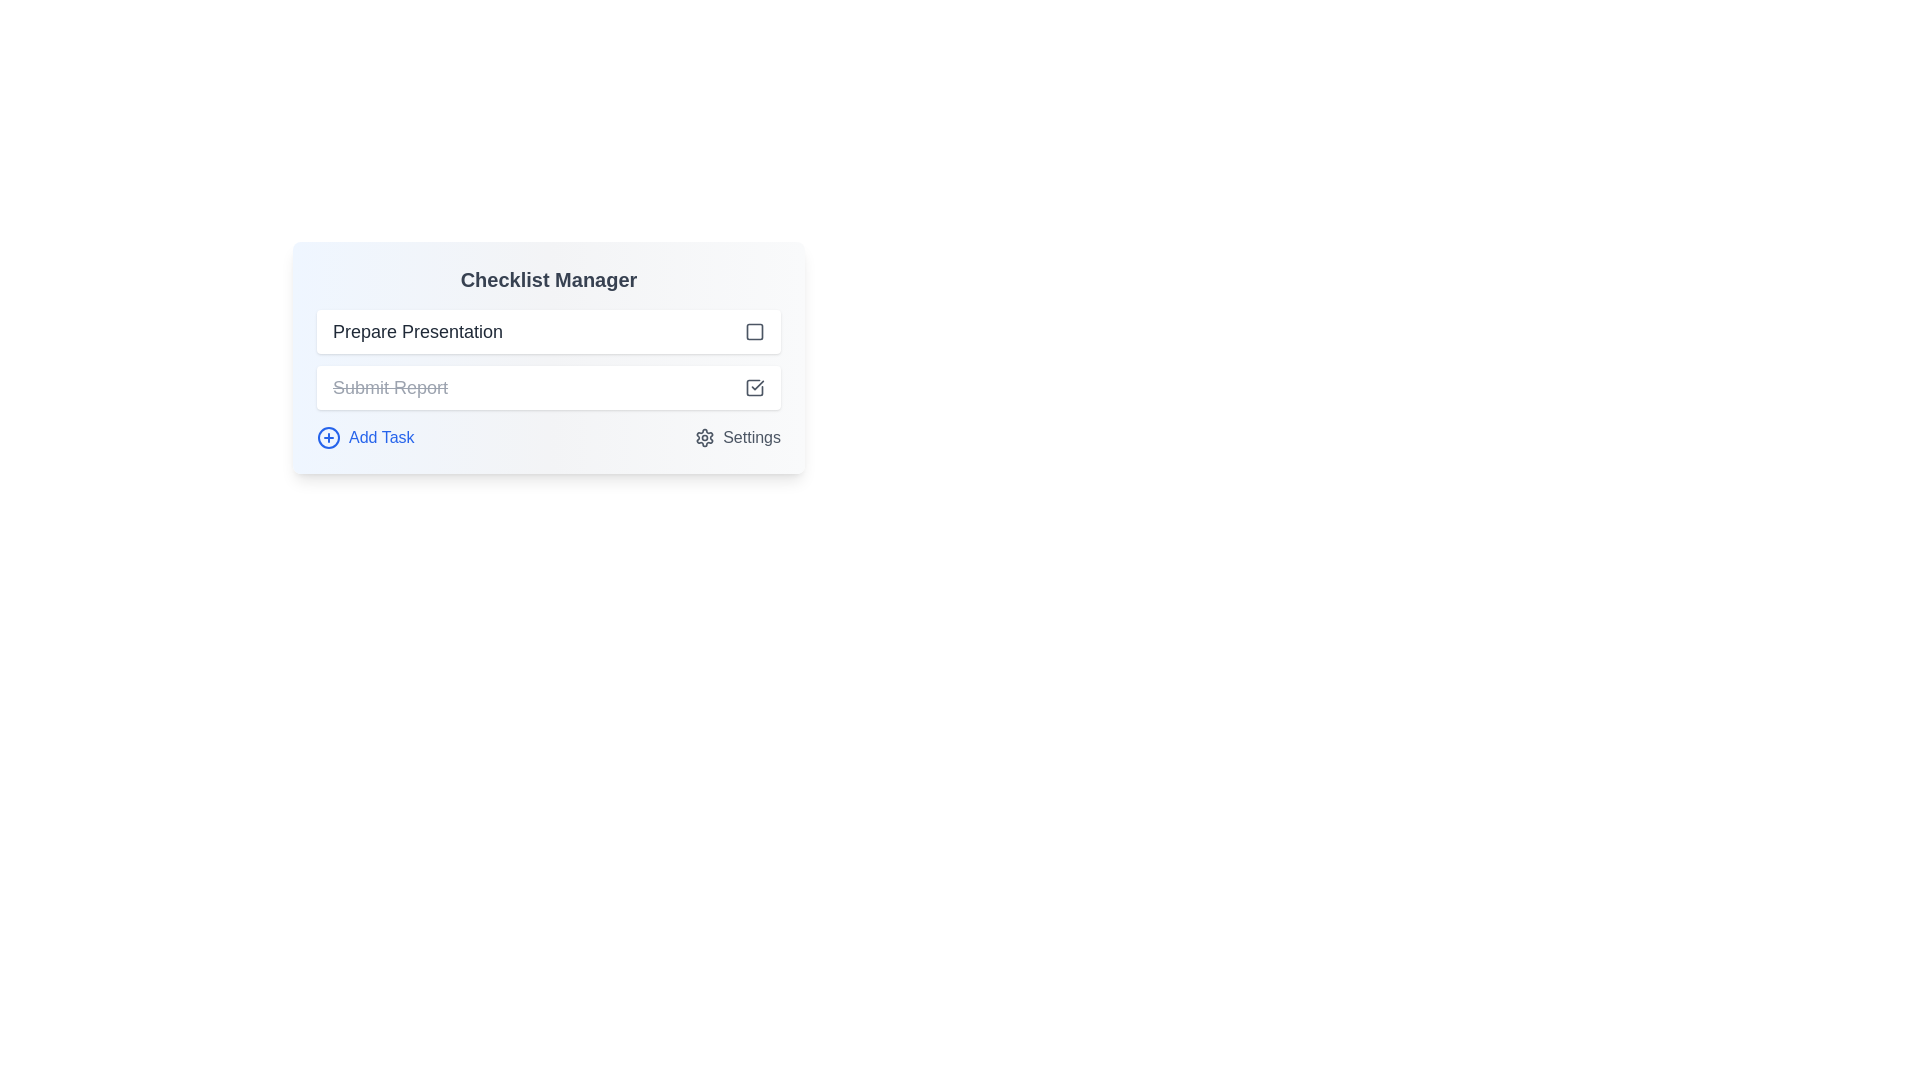  What do you see at coordinates (381, 437) in the screenshot?
I see `the 'Add Task' text label, which is styled in blue and positioned next to a circular blue icon with a plus symbol` at bounding box center [381, 437].